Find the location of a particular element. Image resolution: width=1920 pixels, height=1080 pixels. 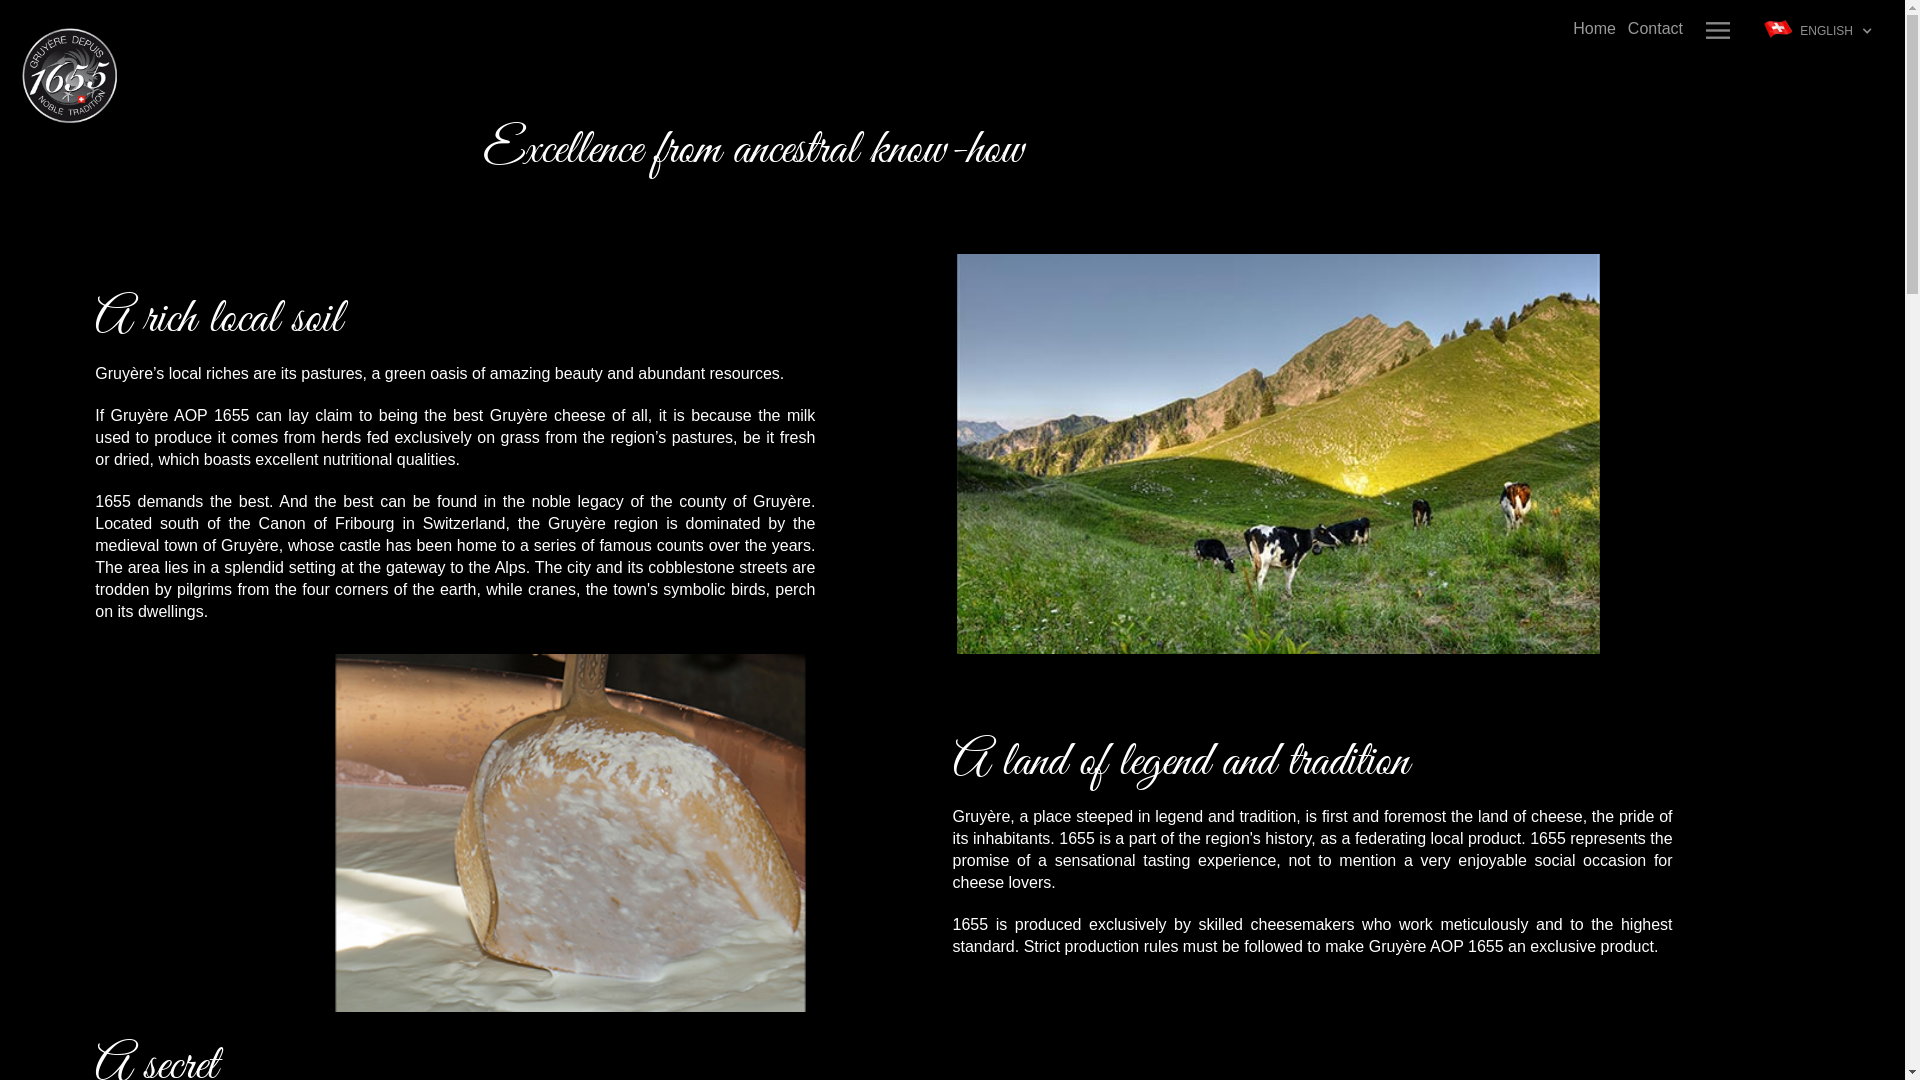

'Home' is located at coordinates (1572, 29).